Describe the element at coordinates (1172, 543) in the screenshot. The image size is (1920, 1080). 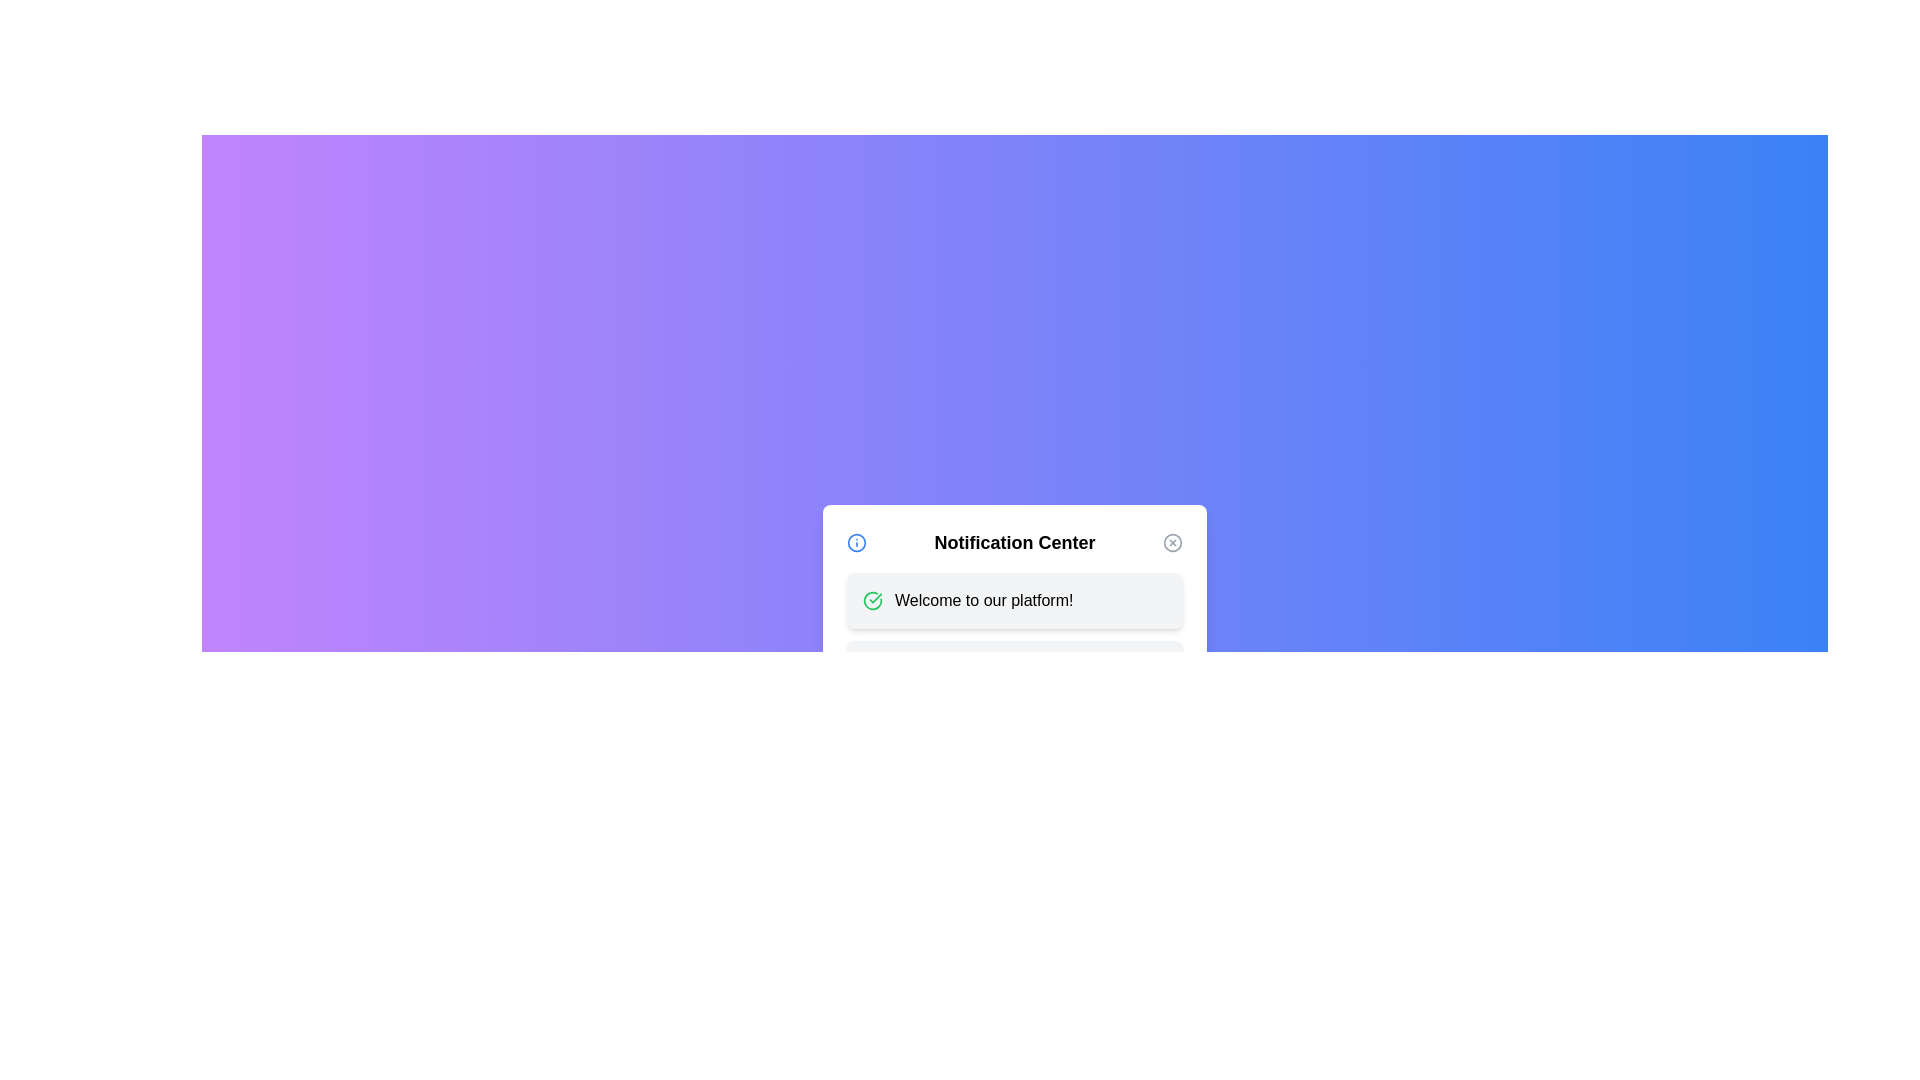
I see `the SVG circle element that functions as a close or cancel button` at that location.